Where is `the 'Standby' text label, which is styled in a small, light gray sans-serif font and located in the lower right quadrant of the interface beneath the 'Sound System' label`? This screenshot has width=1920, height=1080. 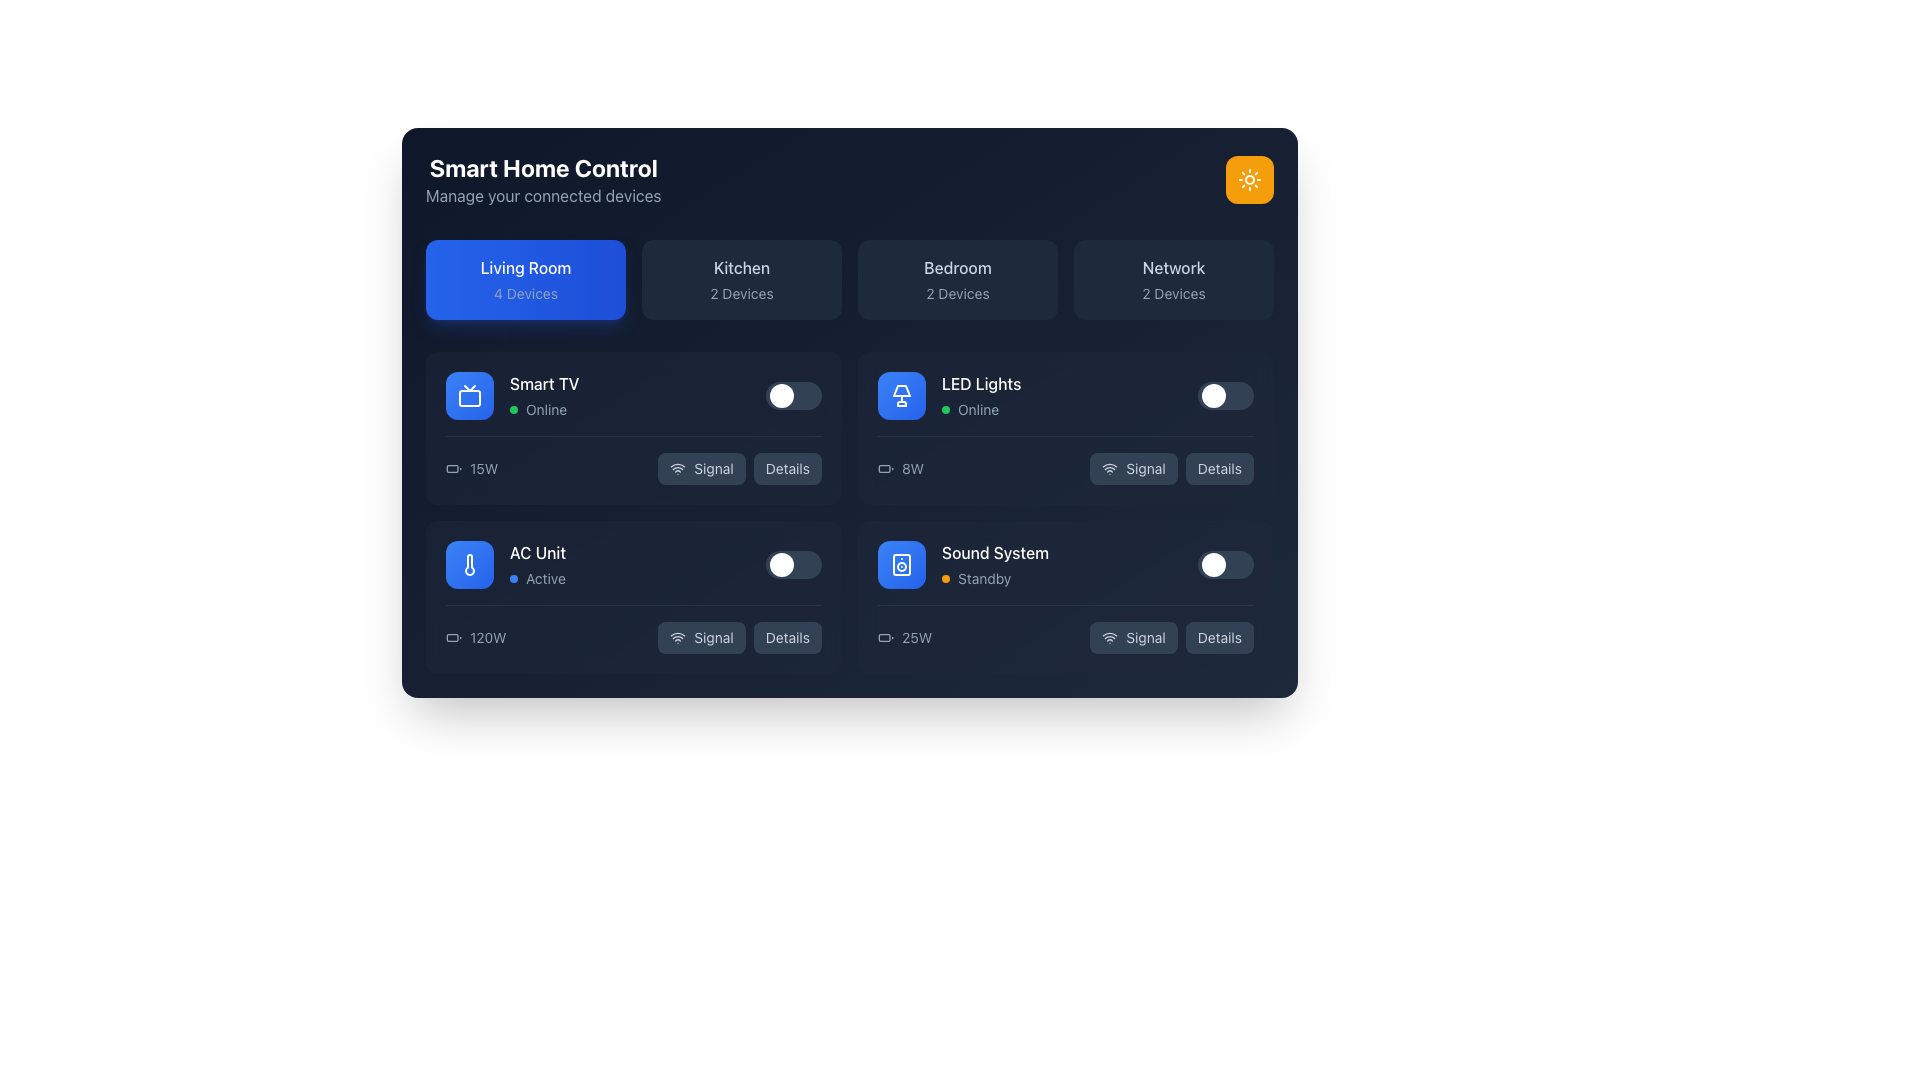
the 'Standby' text label, which is styled in a small, light gray sans-serif font and located in the lower right quadrant of the interface beneath the 'Sound System' label is located at coordinates (984, 578).